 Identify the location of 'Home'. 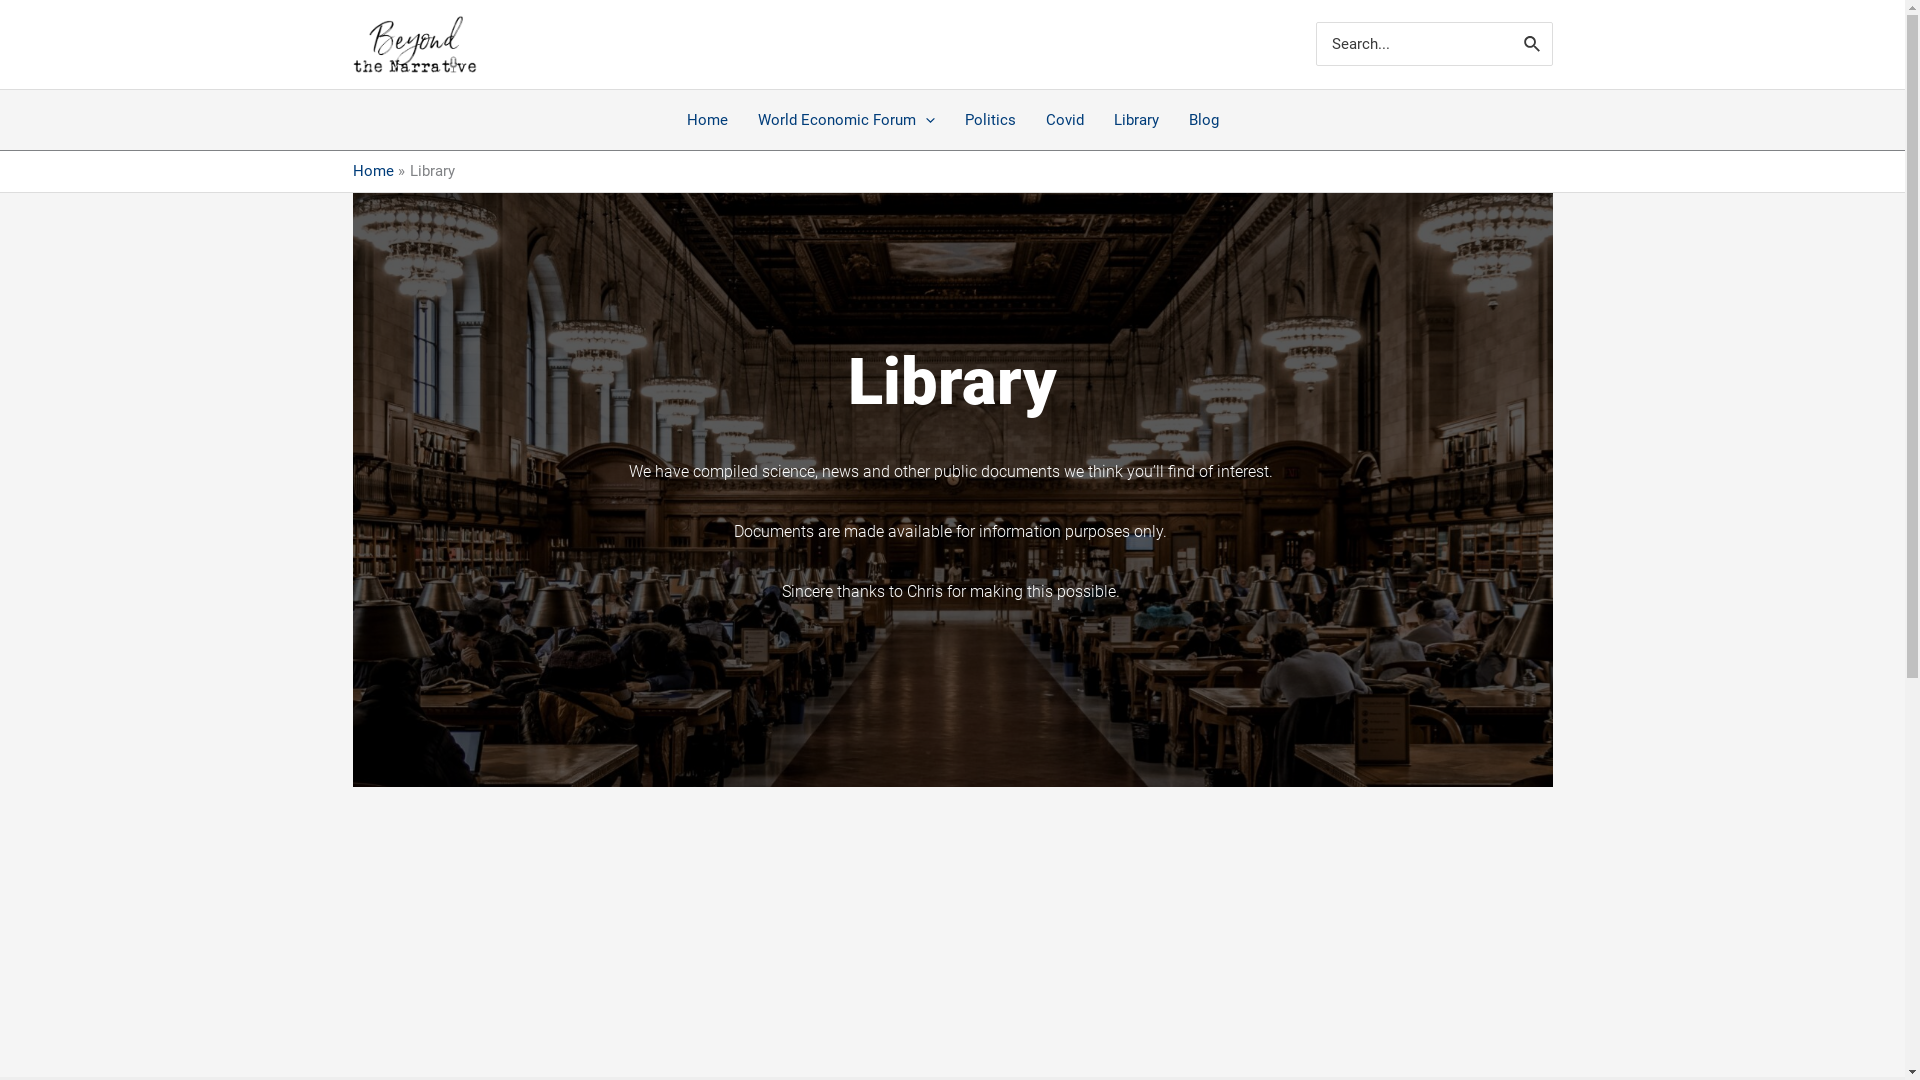
(372, 169).